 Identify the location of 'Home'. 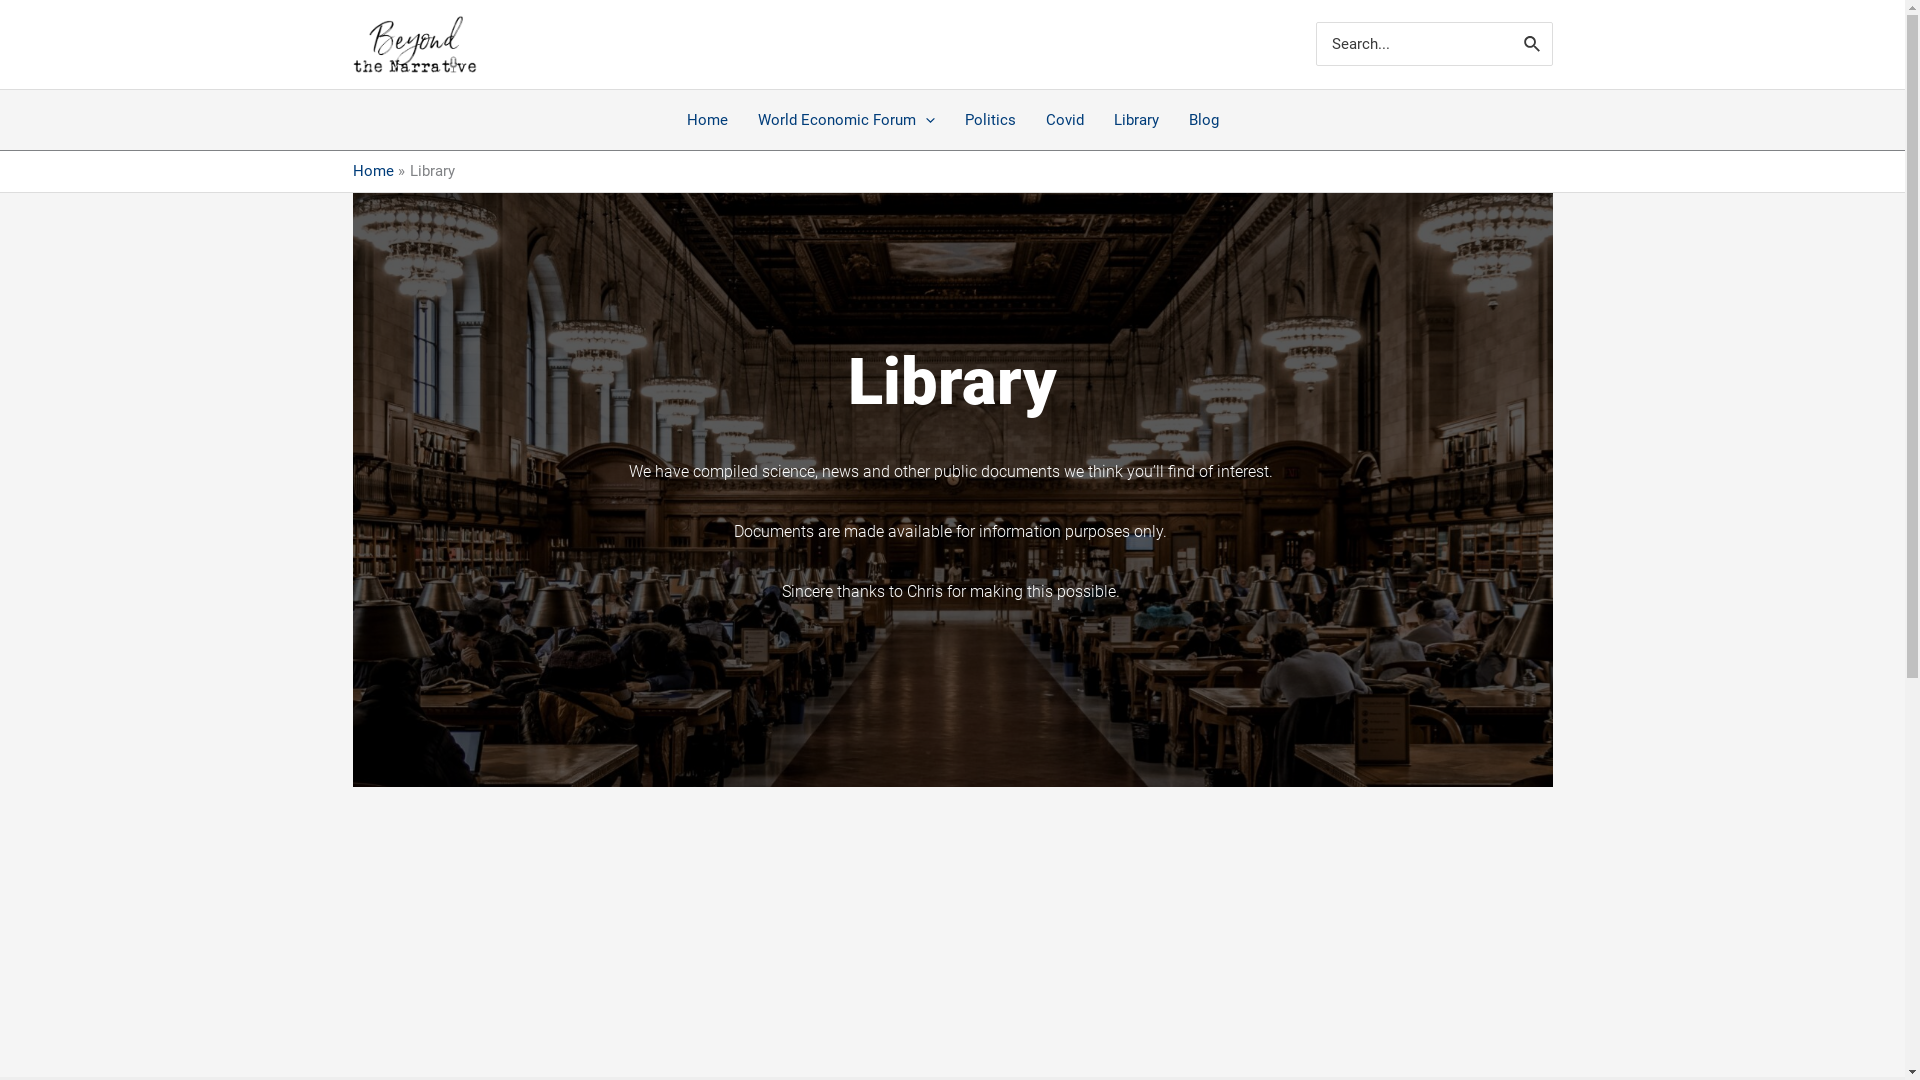
(372, 169).